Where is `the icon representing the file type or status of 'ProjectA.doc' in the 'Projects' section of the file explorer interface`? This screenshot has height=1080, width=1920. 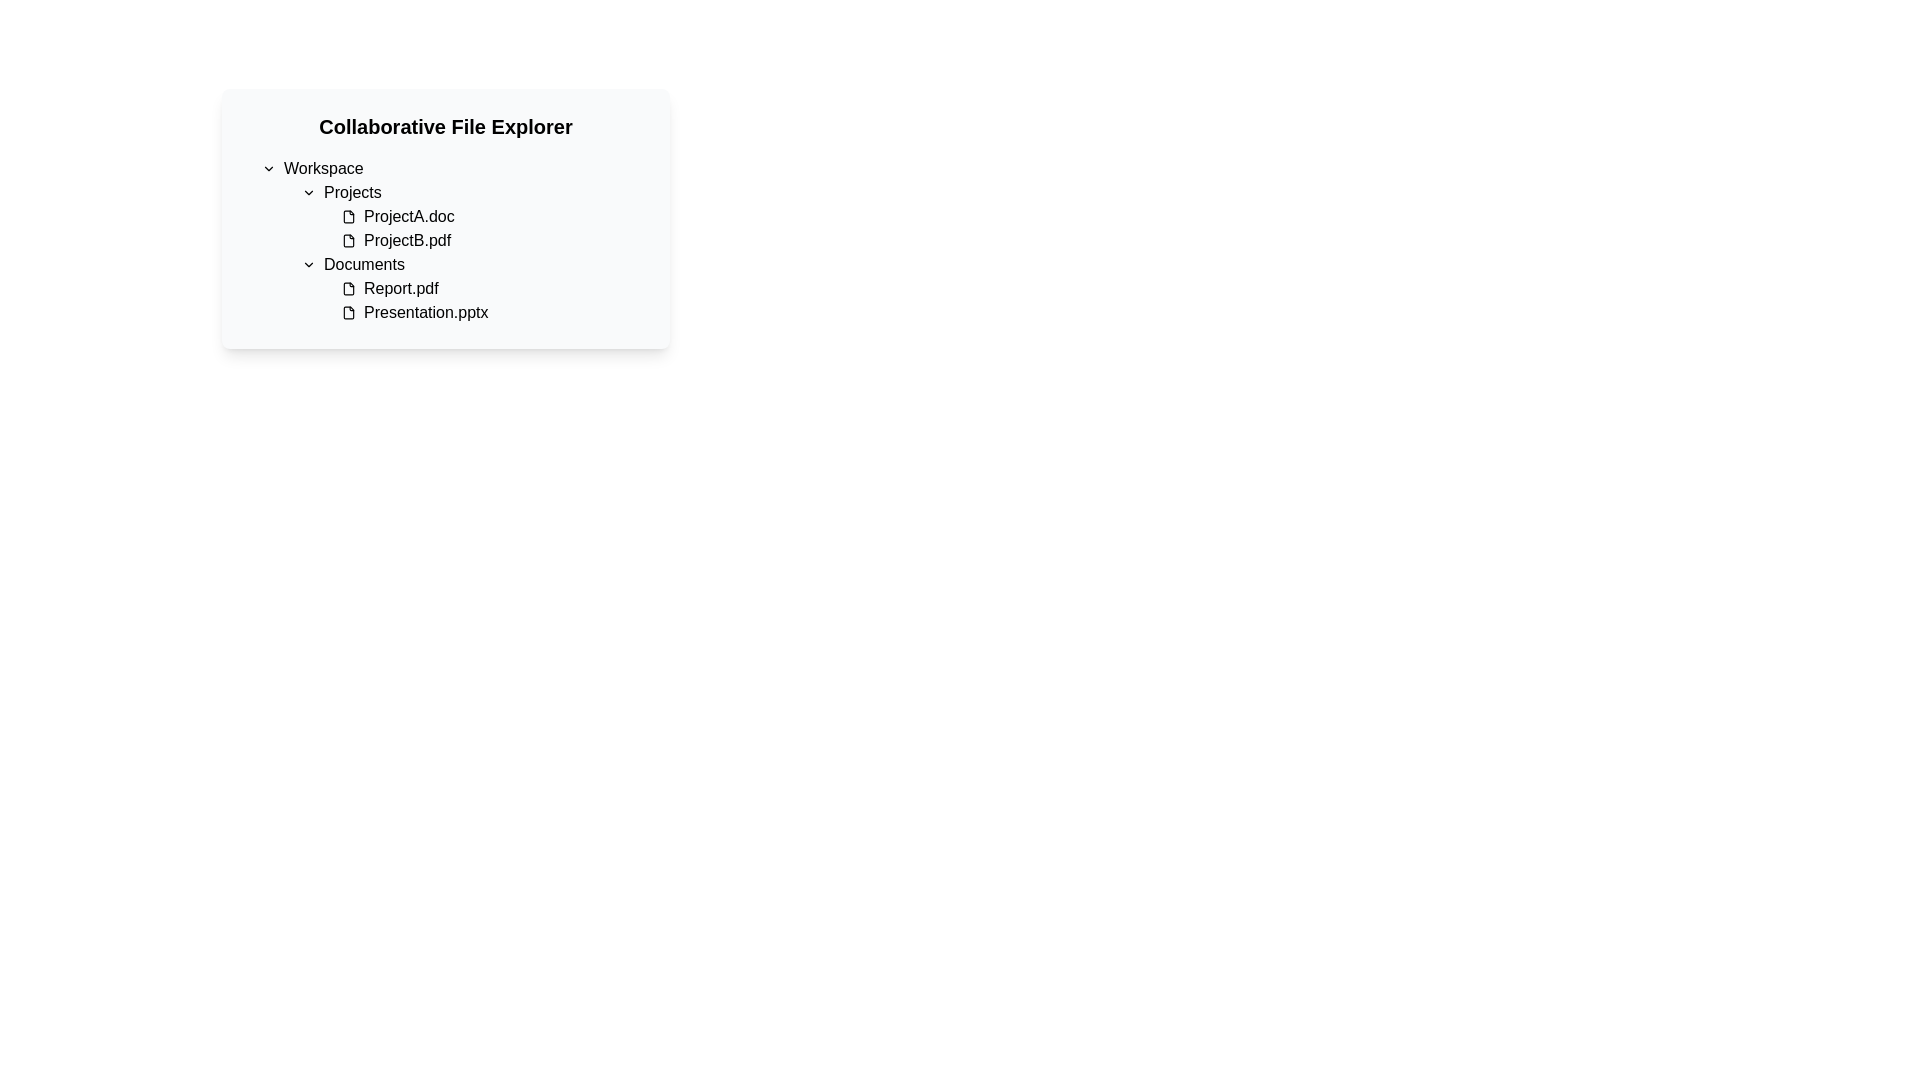 the icon representing the file type or status of 'ProjectA.doc' in the 'Projects' section of the file explorer interface is located at coordinates (349, 216).